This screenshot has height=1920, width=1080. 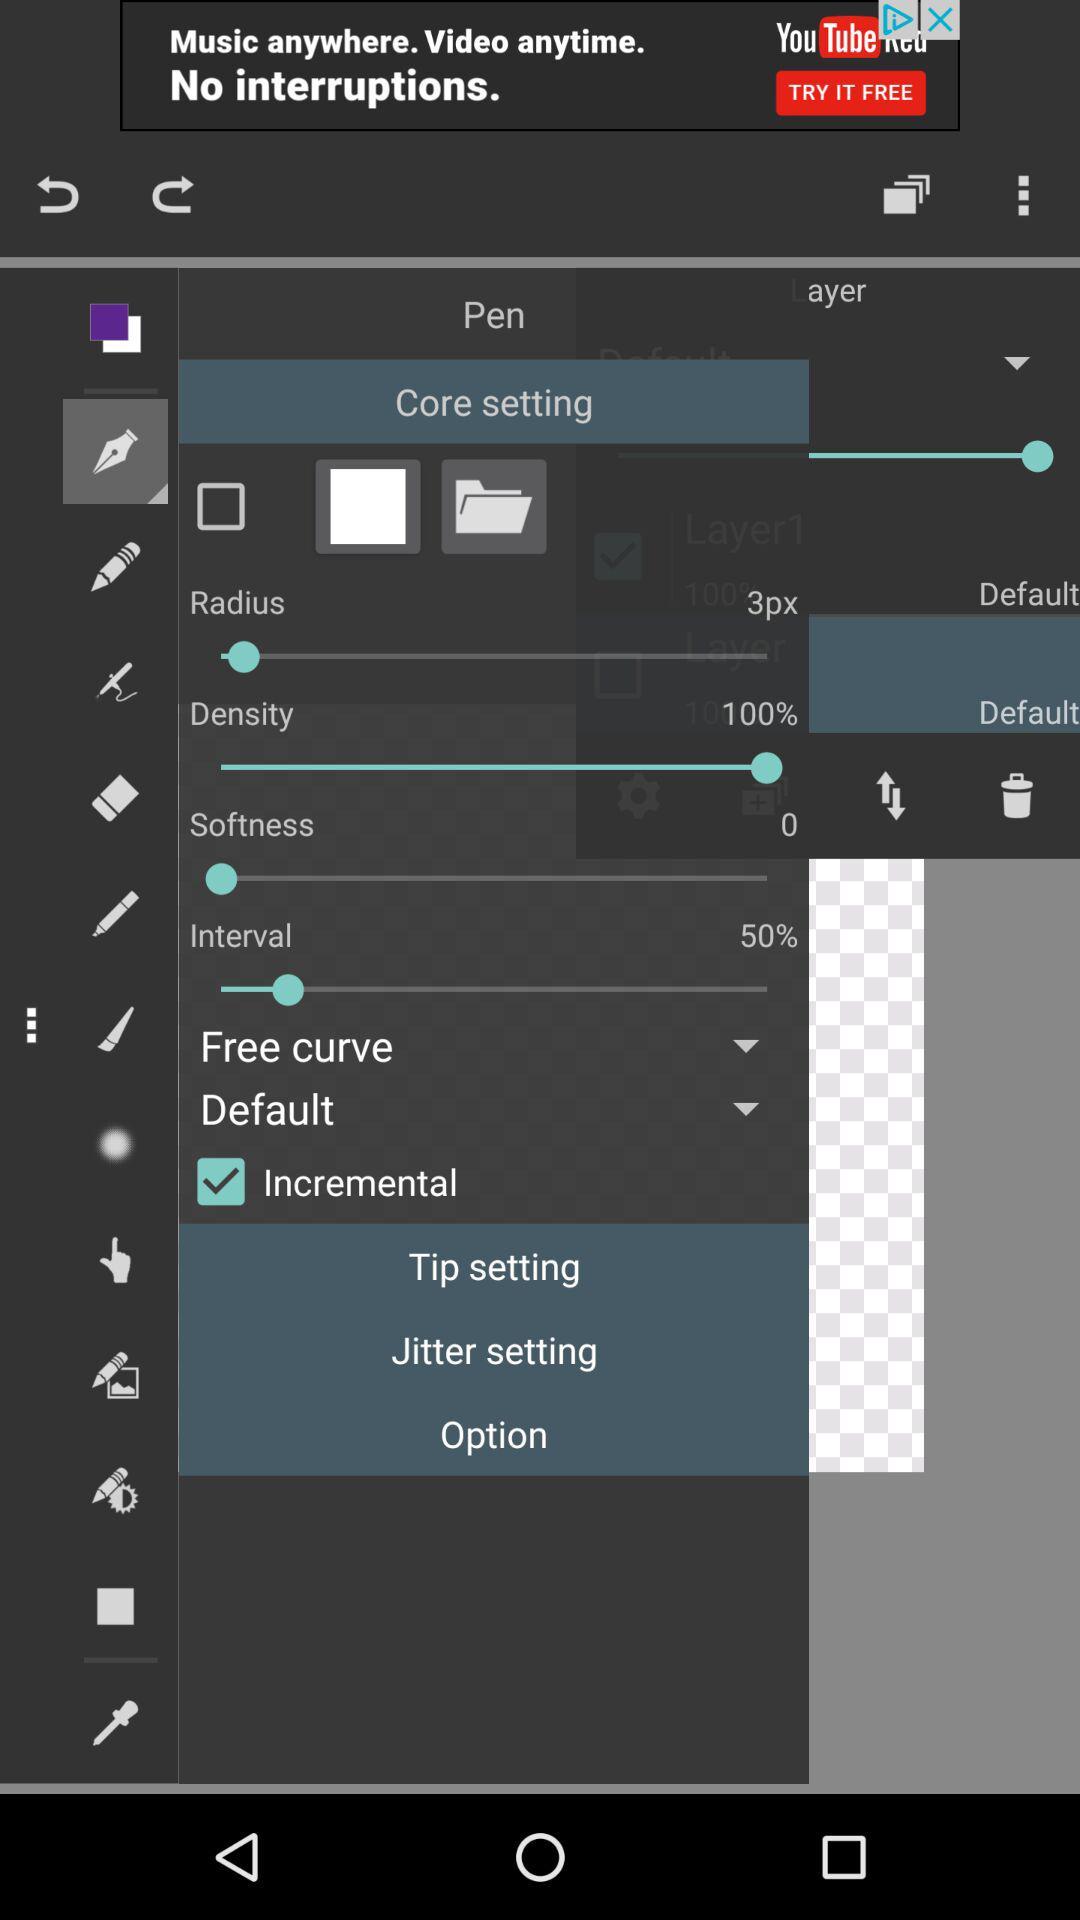 What do you see at coordinates (367, 506) in the screenshot?
I see `change a color` at bounding box center [367, 506].